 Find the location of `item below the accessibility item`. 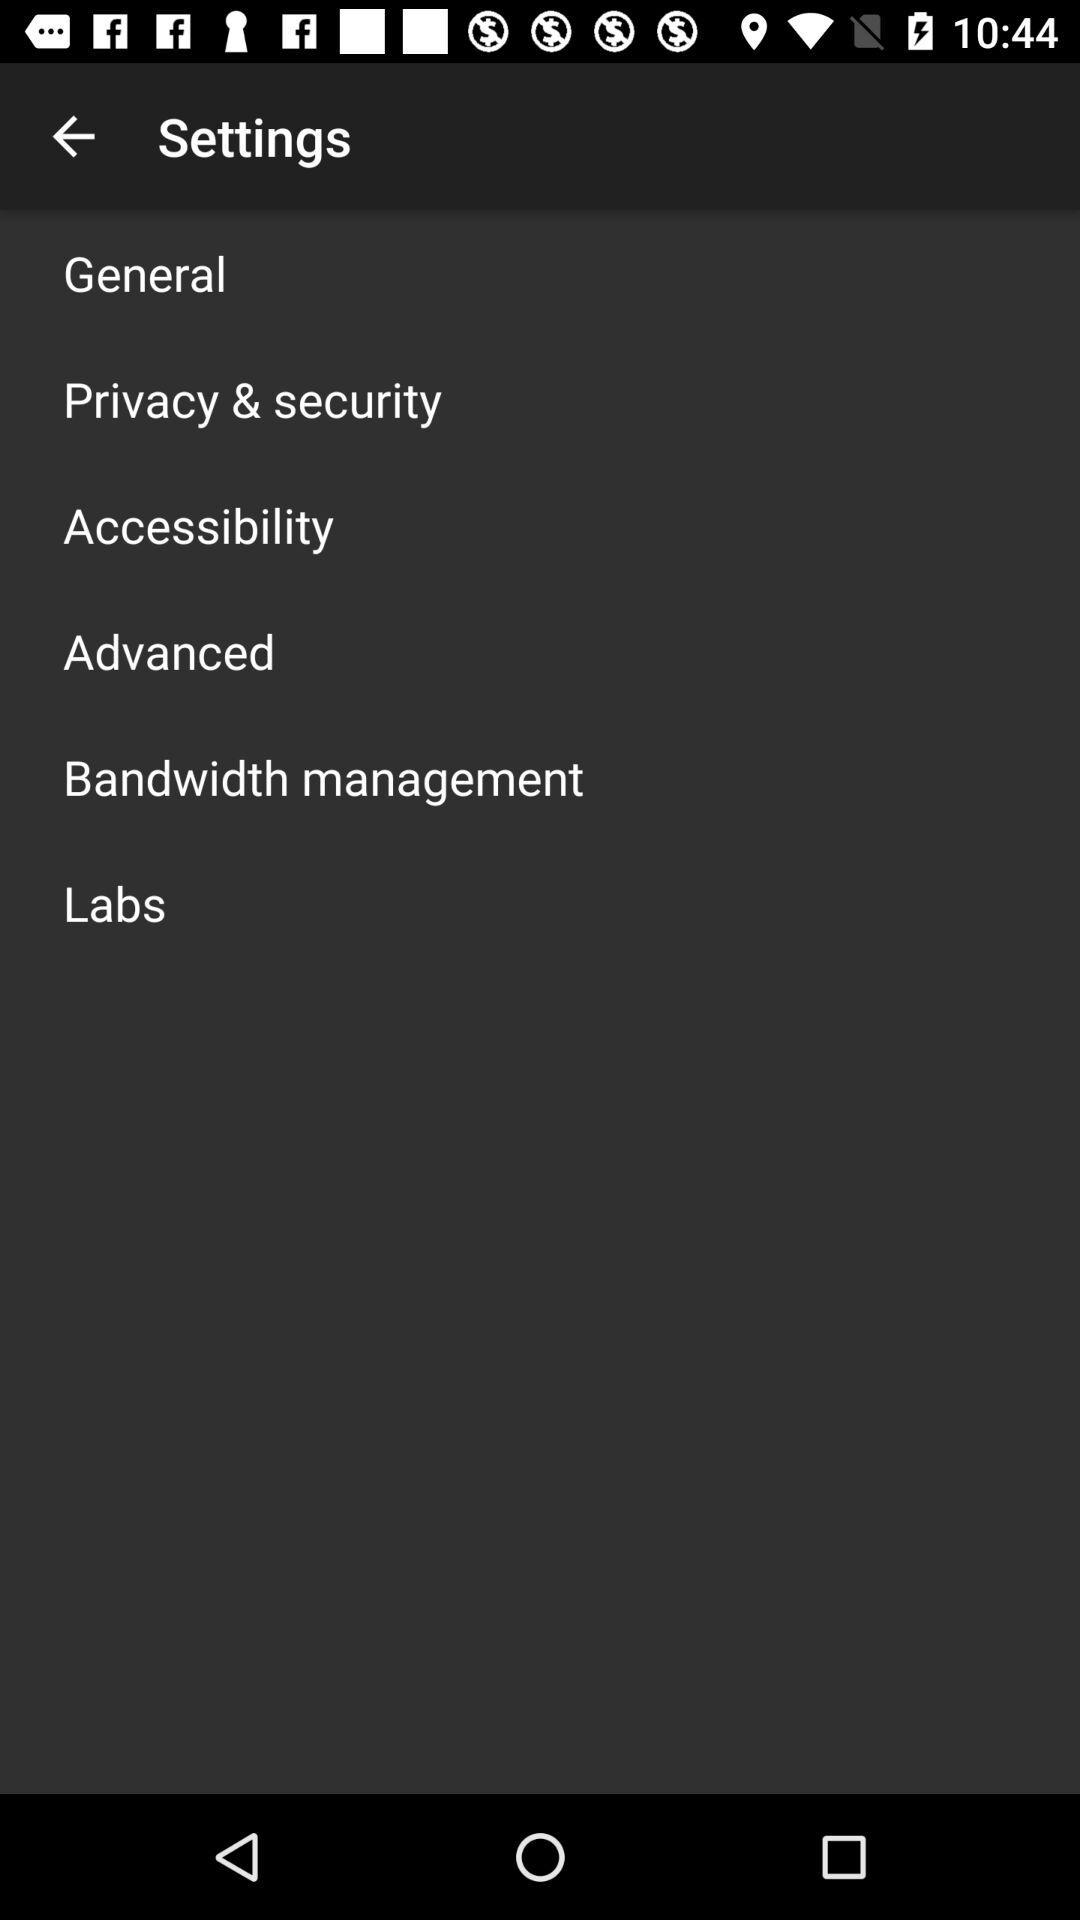

item below the accessibility item is located at coordinates (168, 651).